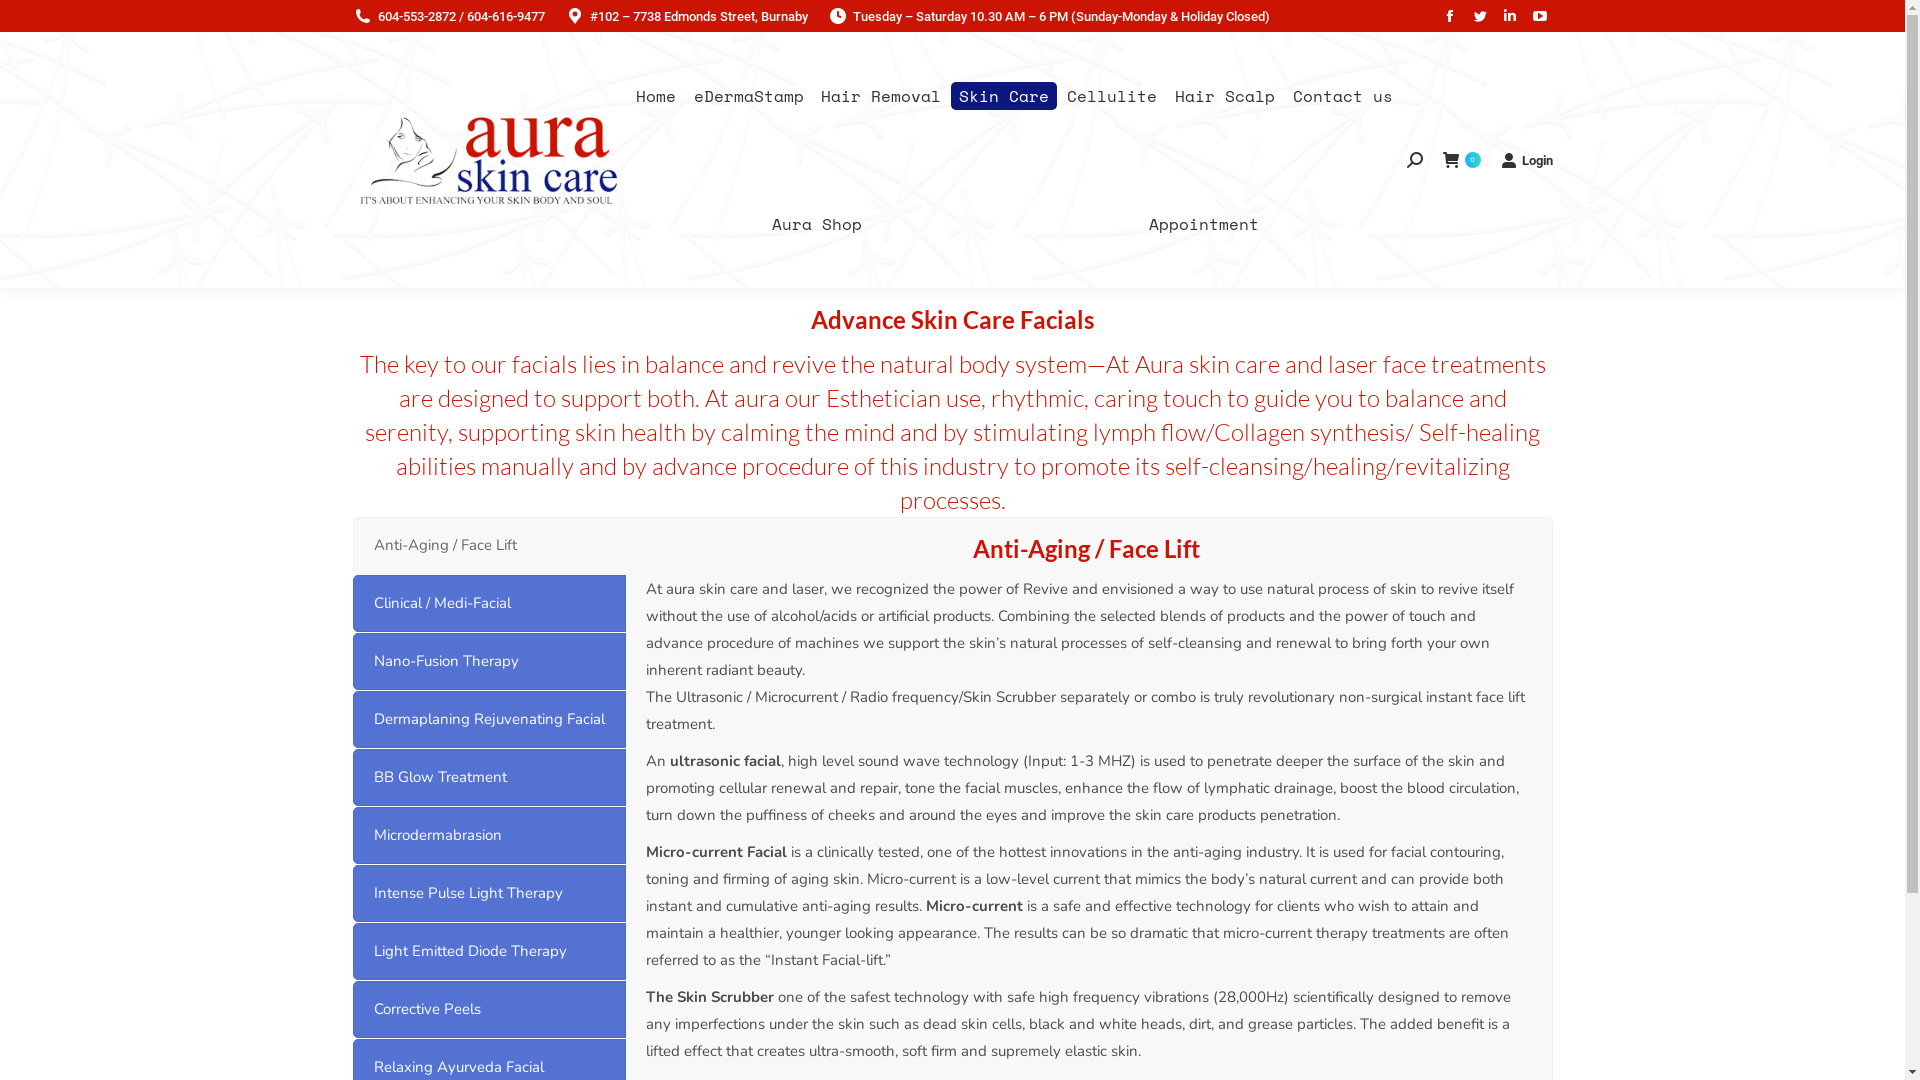 The height and width of the screenshot is (1080, 1920). What do you see at coordinates (1202, 223) in the screenshot?
I see `'Appointment'` at bounding box center [1202, 223].